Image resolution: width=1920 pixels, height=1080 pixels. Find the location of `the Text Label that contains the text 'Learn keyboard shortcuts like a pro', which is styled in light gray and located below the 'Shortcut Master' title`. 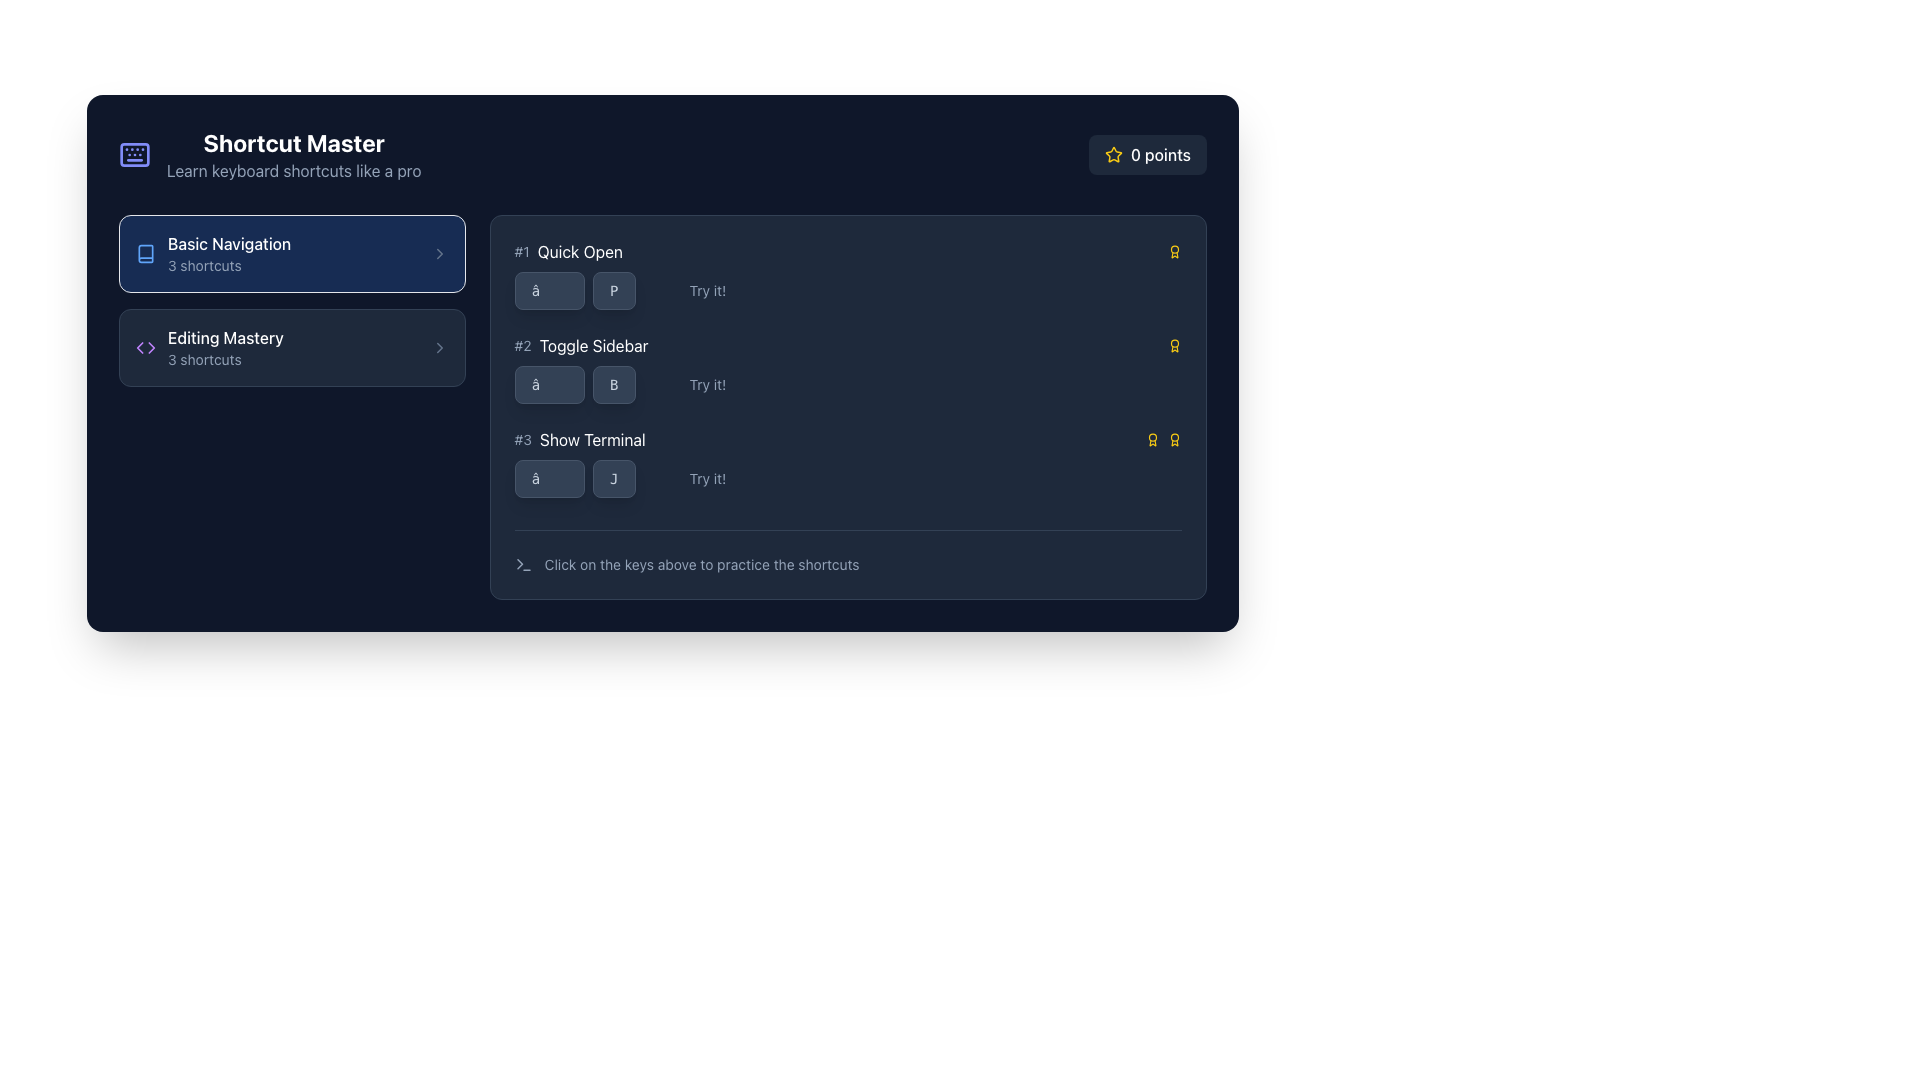

the Text Label that contains the text 'Learn keyboard shortcuts like a pro', which is styled in light gray and located below the 'Shortcut Master' title is located at coordinates (293, 169).